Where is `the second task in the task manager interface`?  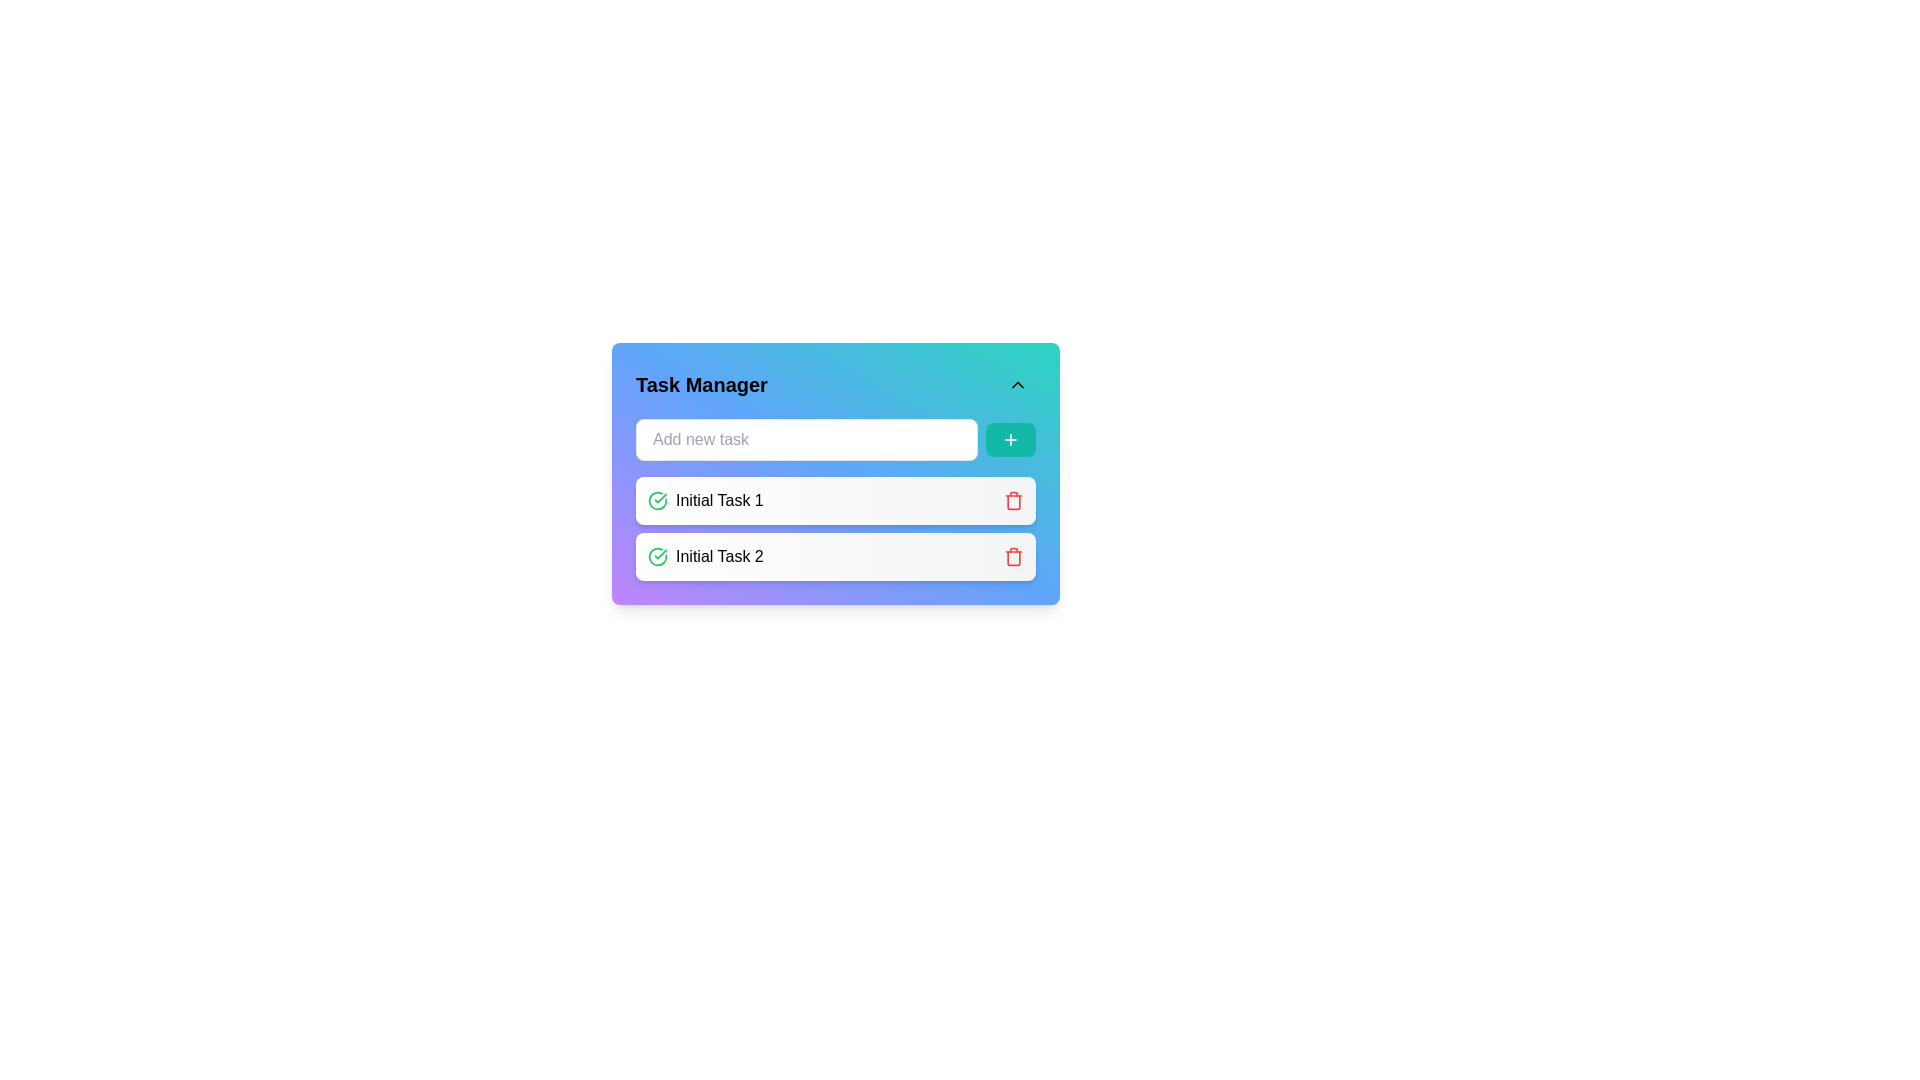
the second task in the task manager interface is located at coordinates (705, 556).